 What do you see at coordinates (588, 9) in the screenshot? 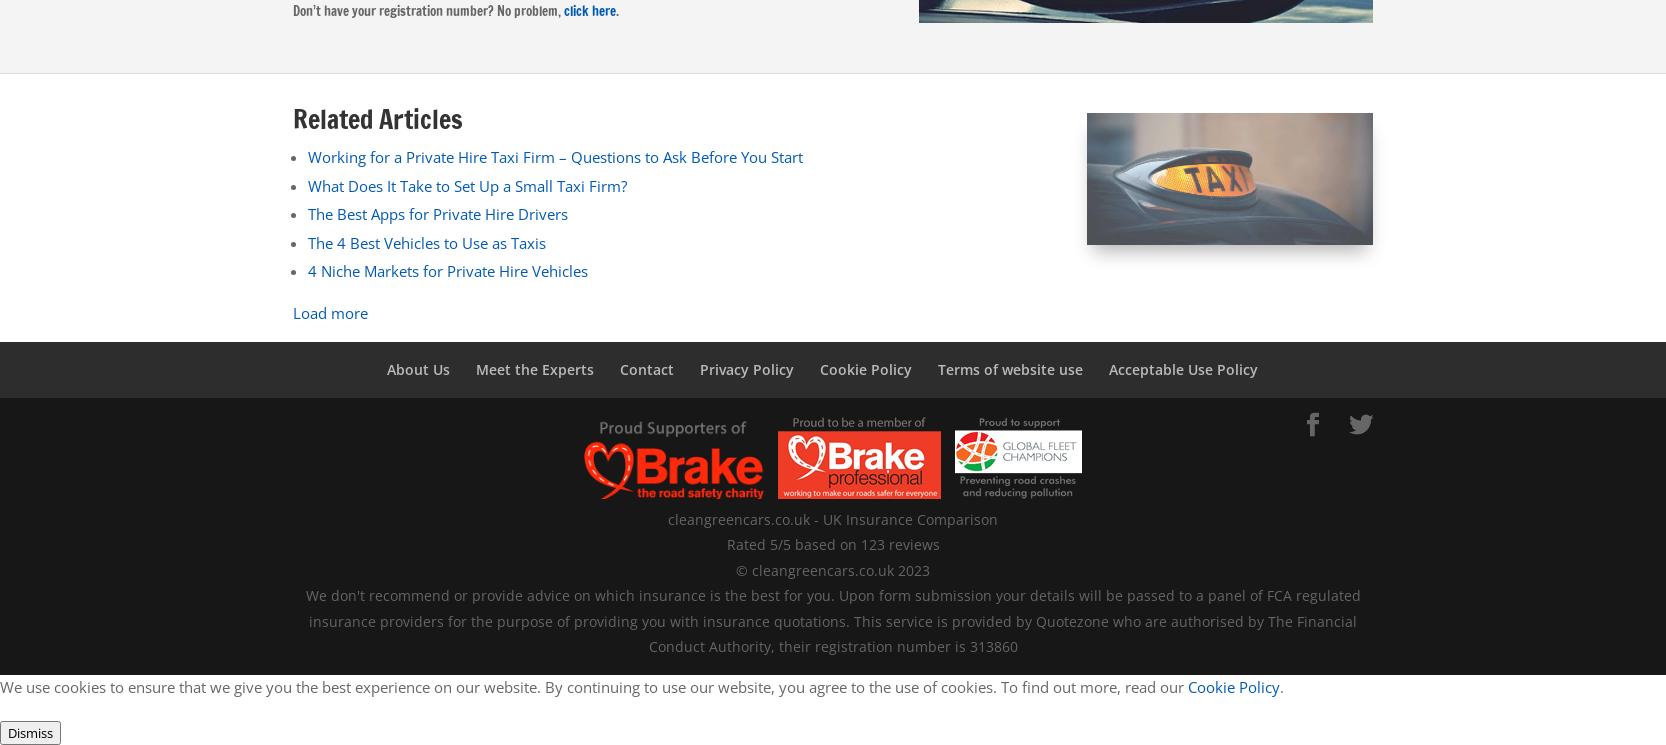
I see `'click here'` at bounding box center [588, 9].